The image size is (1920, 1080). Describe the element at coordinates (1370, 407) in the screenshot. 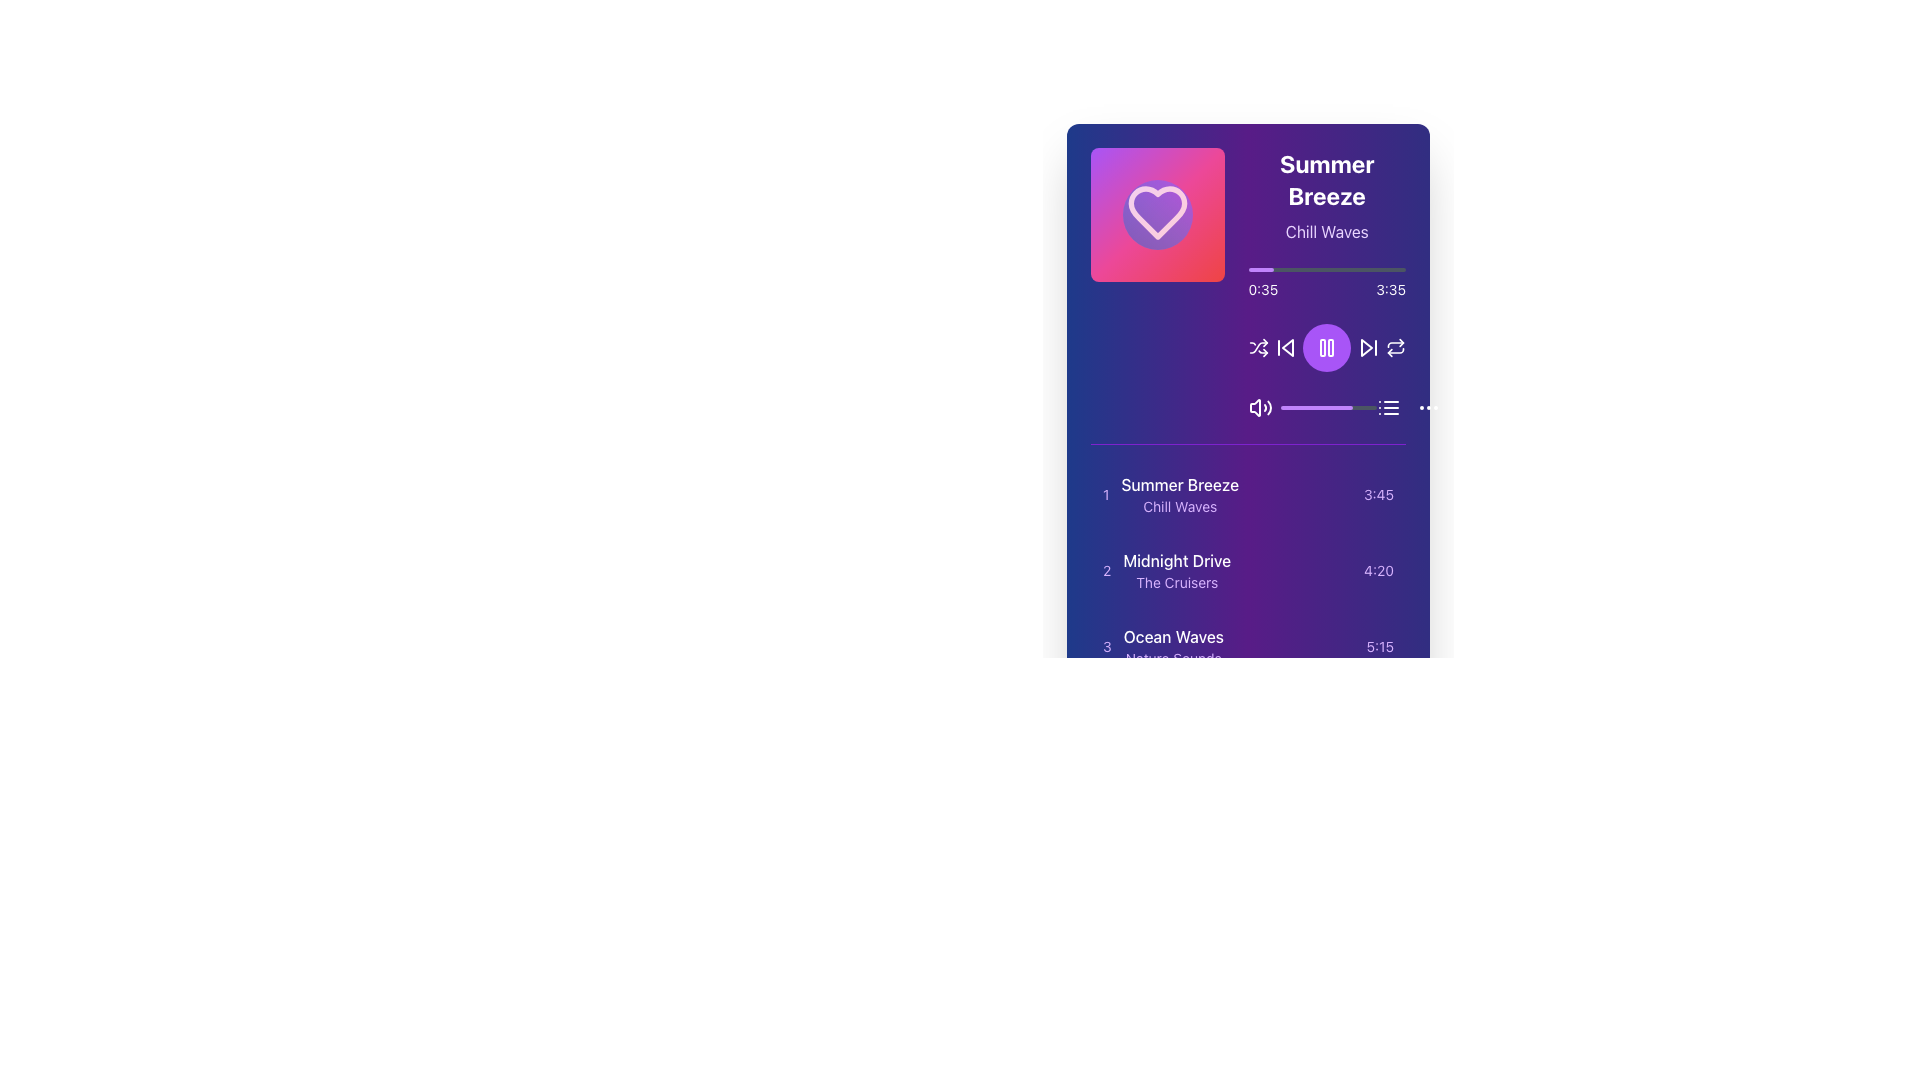

I see `the progress value` at that location.